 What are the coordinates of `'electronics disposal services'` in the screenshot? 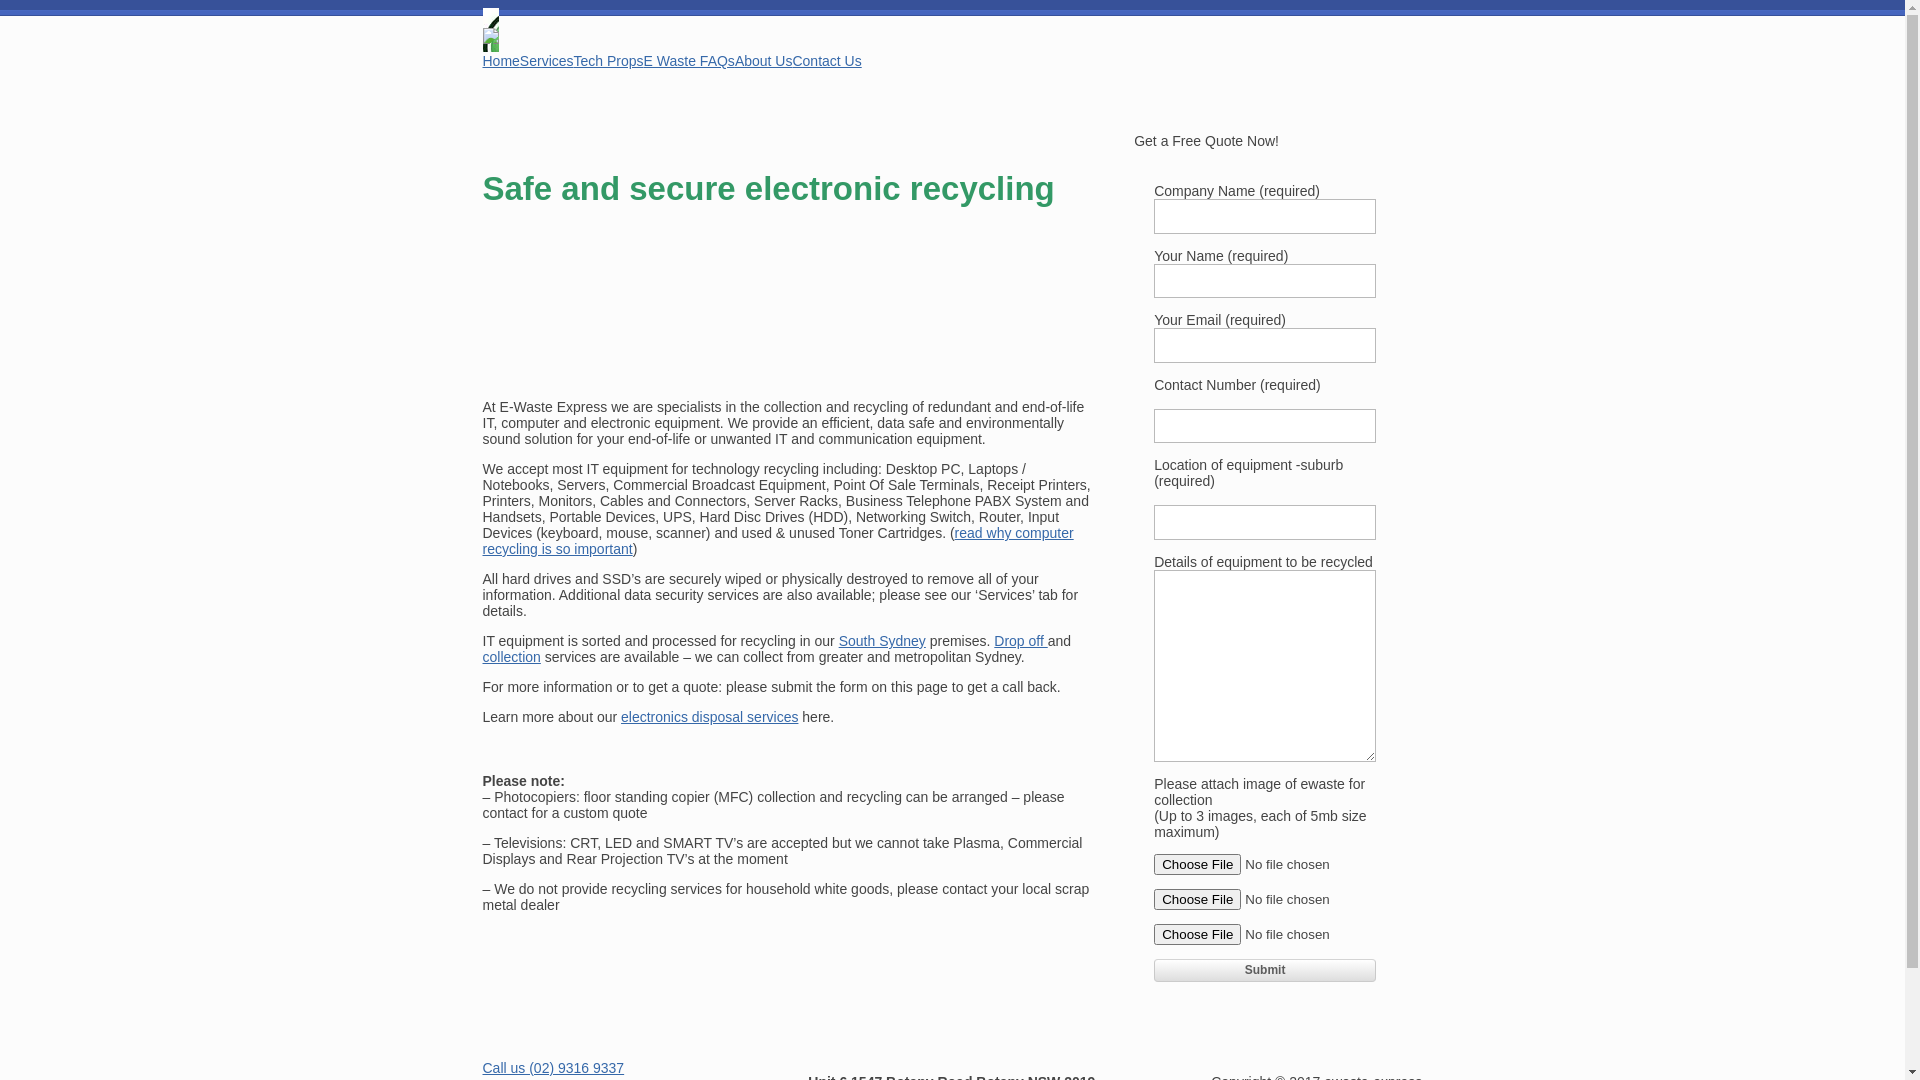 It's located at (619, 716).